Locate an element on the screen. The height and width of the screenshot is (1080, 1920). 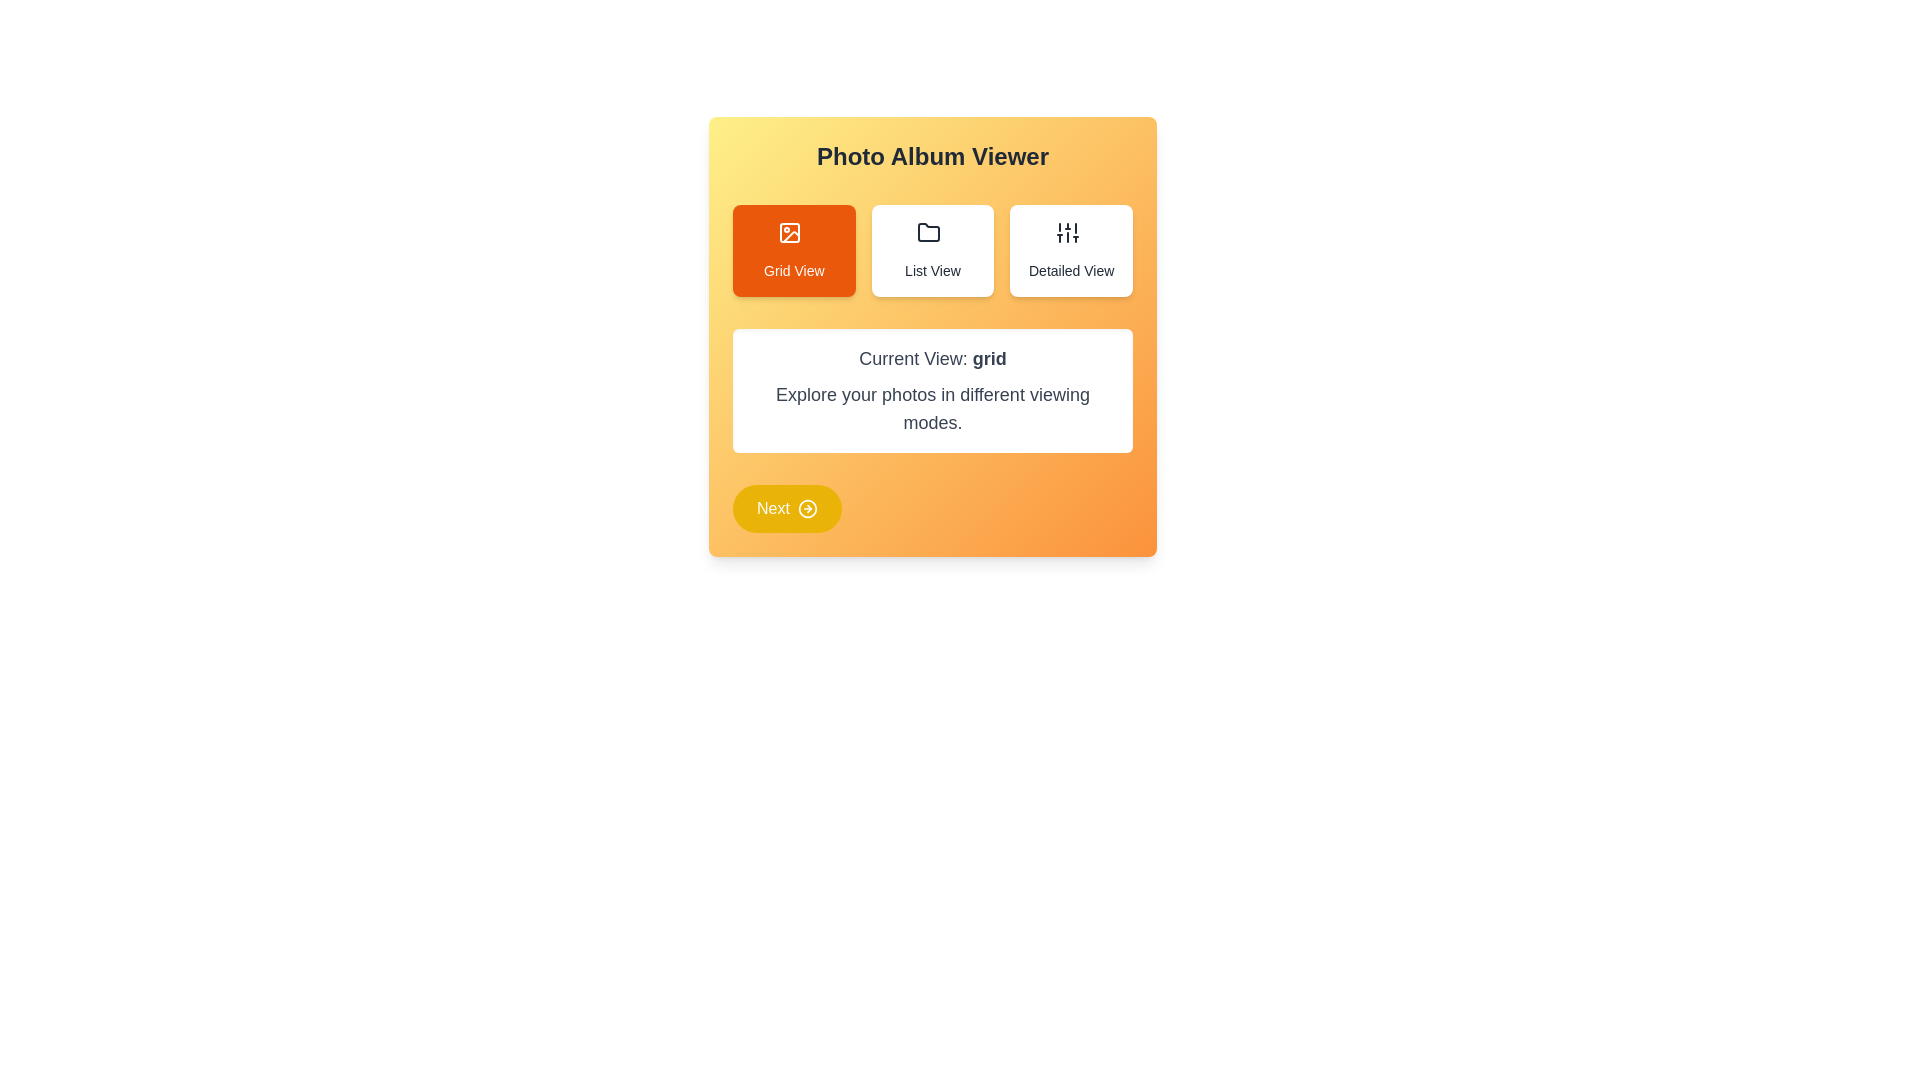
the 'Next' button located in the bottom-left area of the orangish rectangular section to proceed to the next step is located at coordinates (786, 508).